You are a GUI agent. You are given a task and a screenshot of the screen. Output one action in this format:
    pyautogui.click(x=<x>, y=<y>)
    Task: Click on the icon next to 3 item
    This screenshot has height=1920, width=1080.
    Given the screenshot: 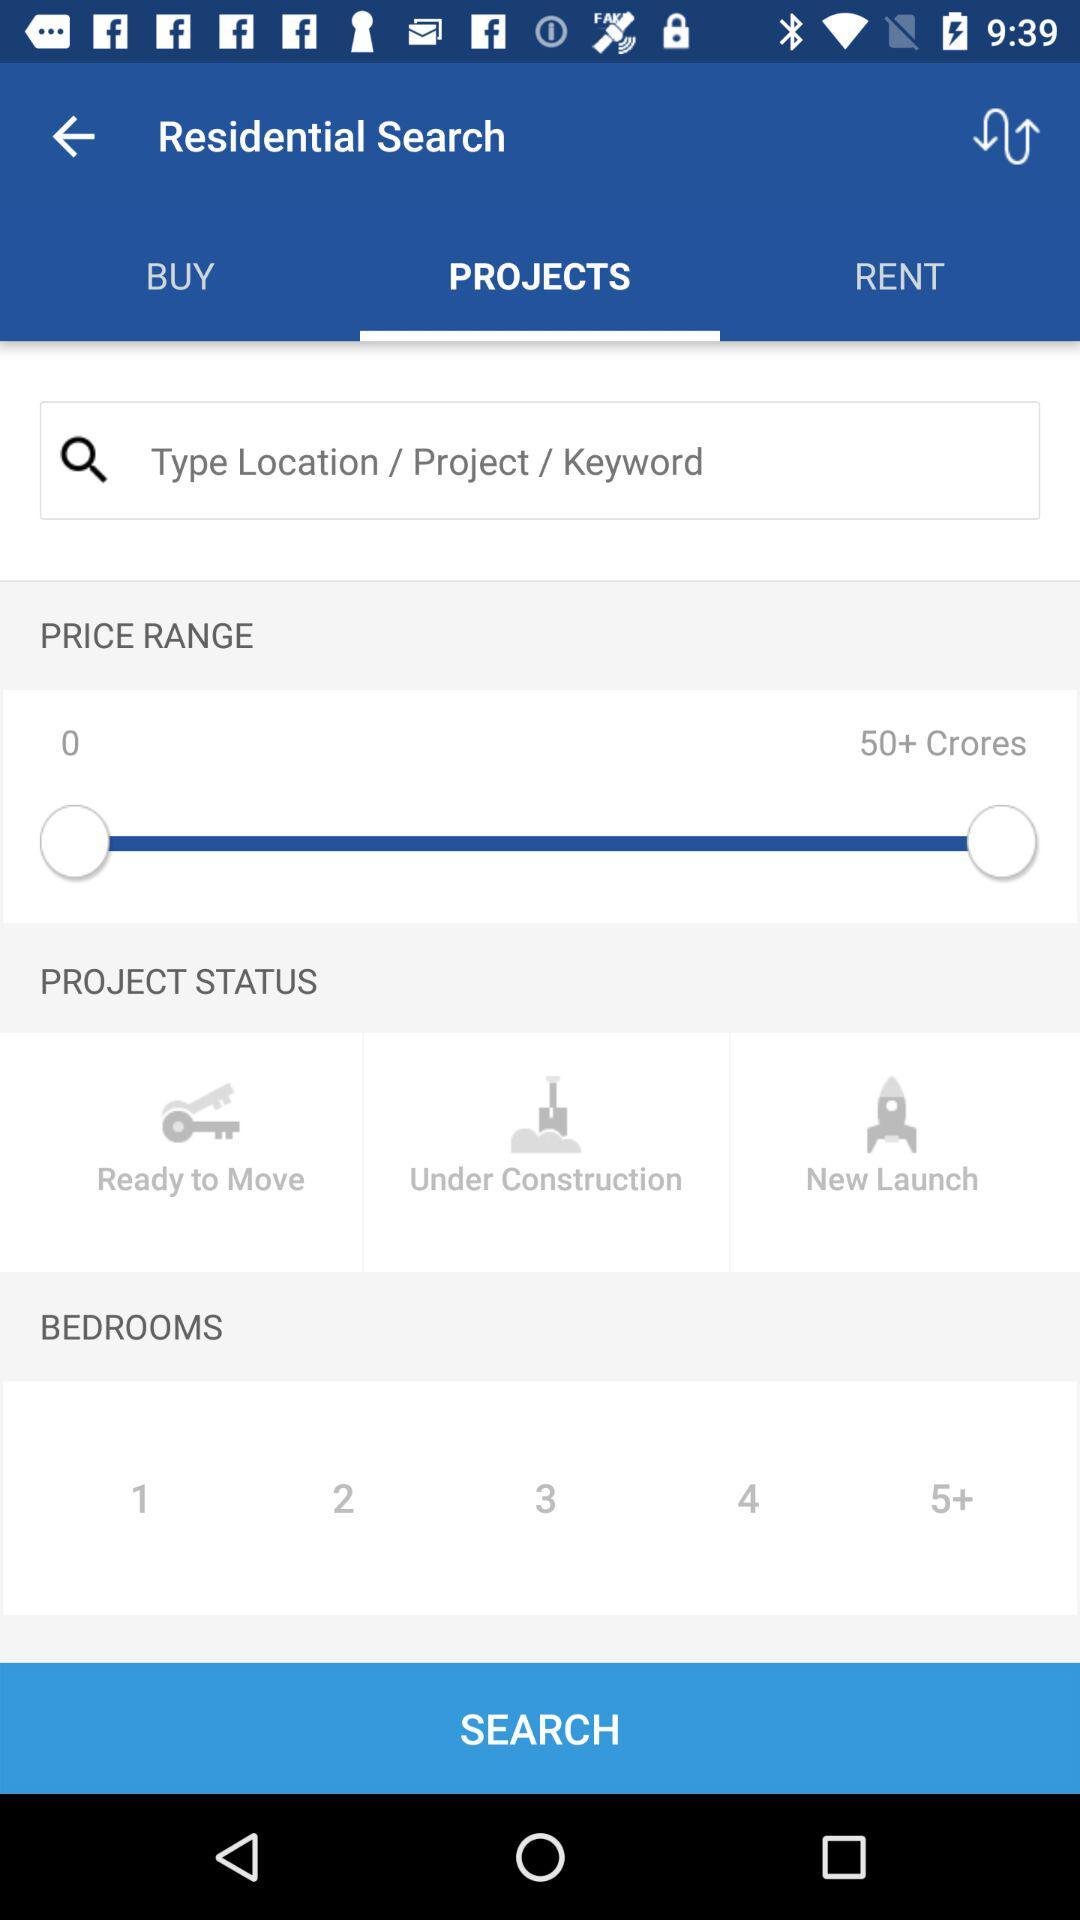 What is the action you would take?
    pyautogui.click(x=748, y=1498)
    